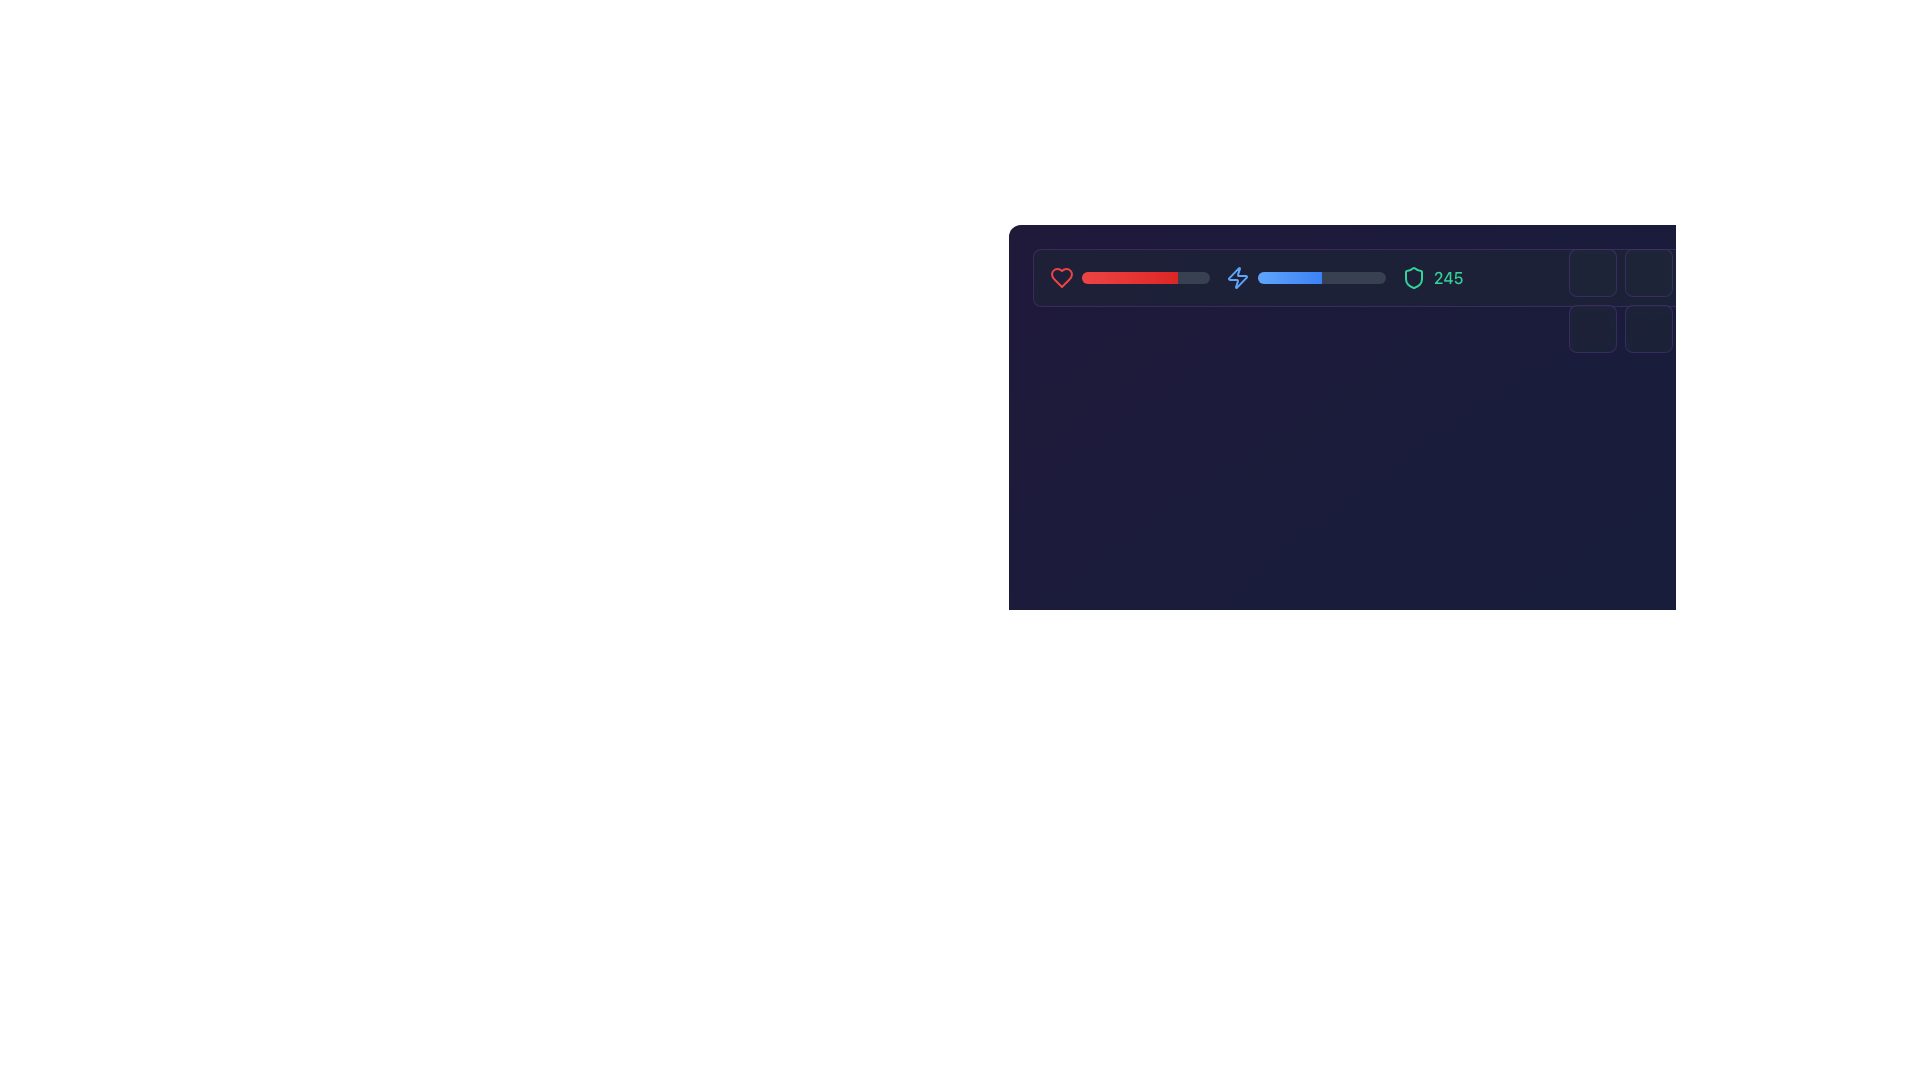 This screenshot has height=1080, width=1920. I want to click on properties of the energy or power-related attribute icon located between a red heart icon and a blue gradient progress bar, so click(1237, 277).